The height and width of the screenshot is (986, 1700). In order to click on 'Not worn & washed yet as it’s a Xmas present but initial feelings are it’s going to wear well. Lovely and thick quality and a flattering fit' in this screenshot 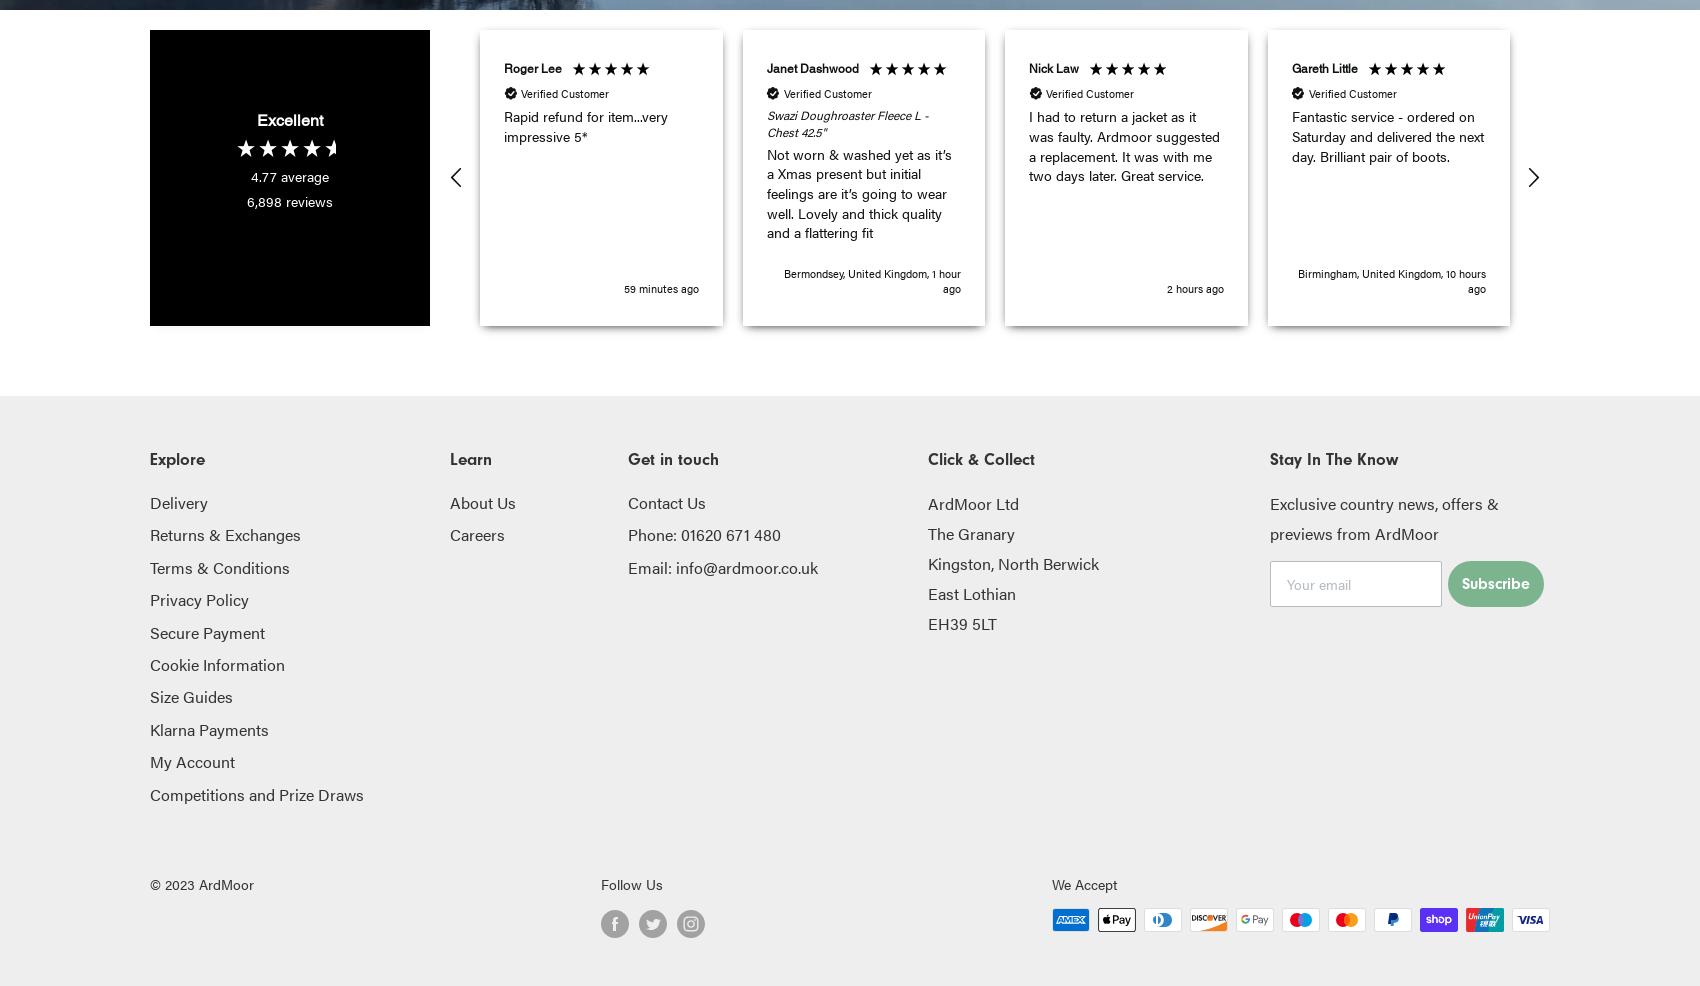, I will do `click(858, 191)`.